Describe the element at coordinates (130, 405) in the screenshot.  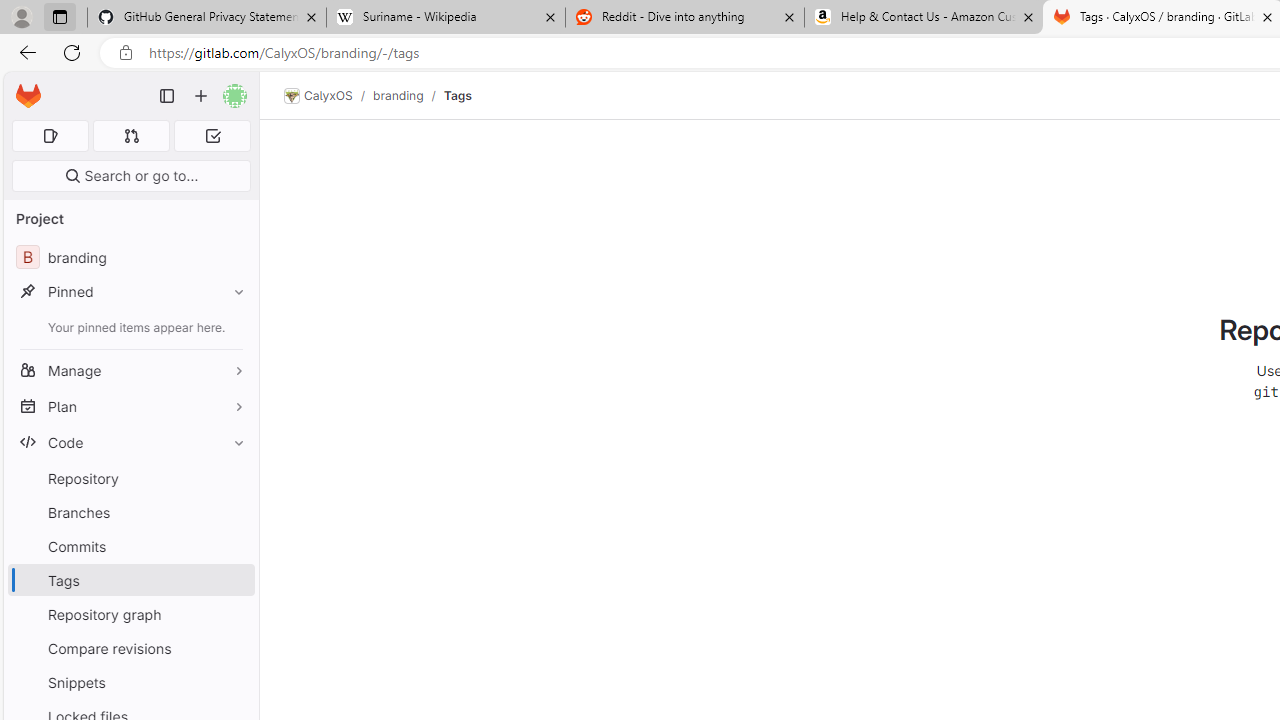
I see `'Plan'` at that location.